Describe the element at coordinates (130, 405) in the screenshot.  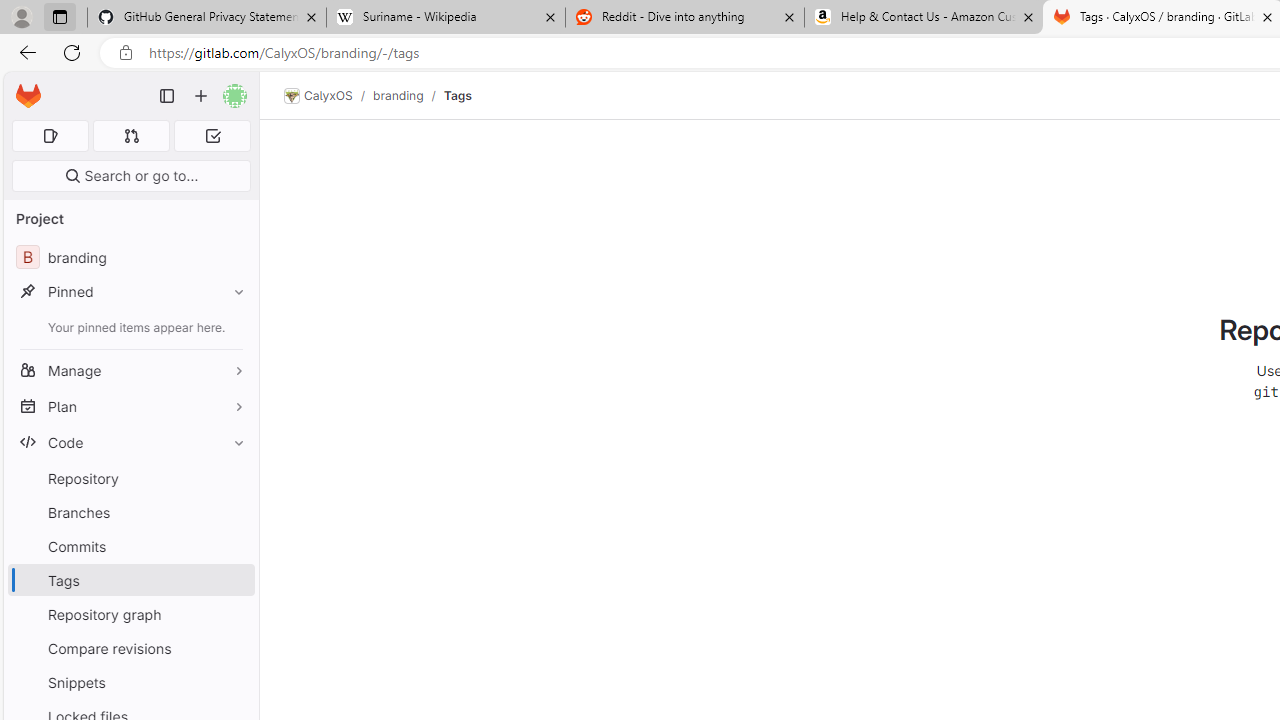
I see `'Plan'` at that location.